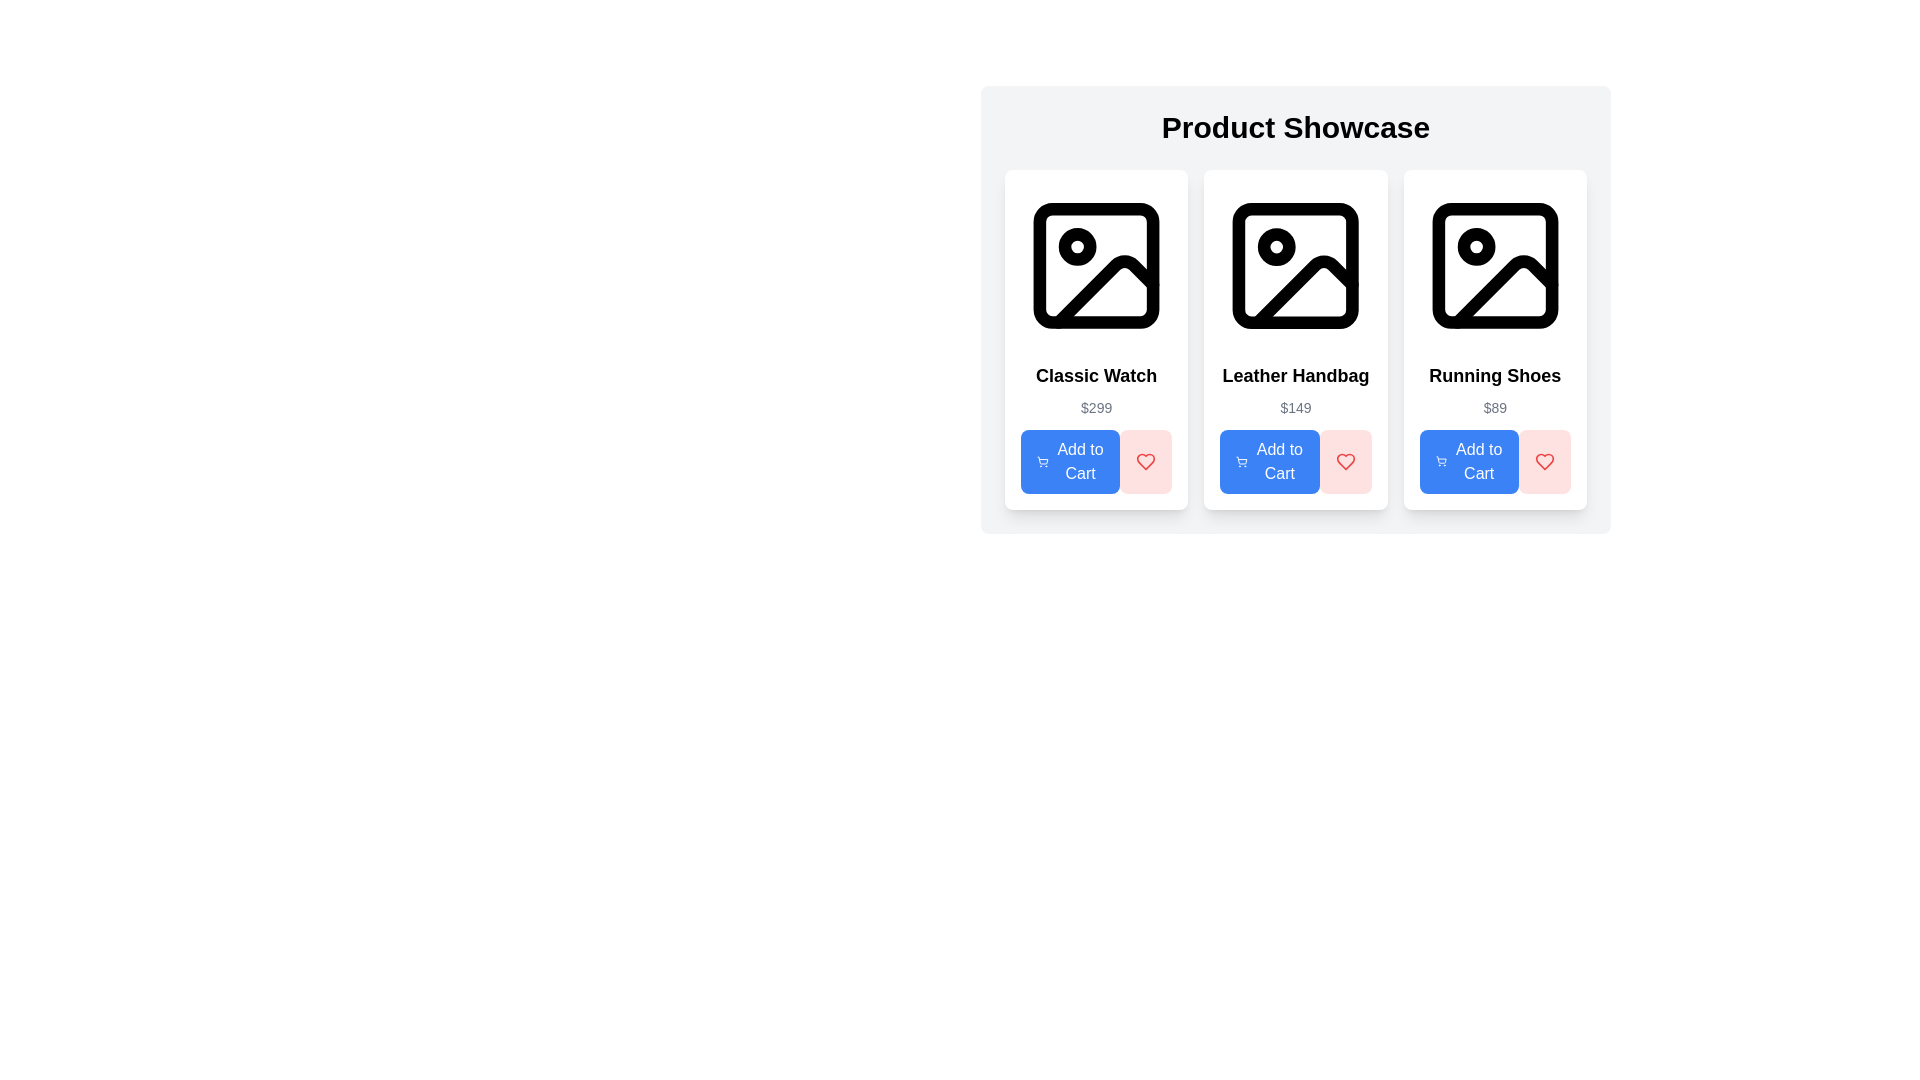 This screenshot has height=1080, width=1920. Describe the element at coordinates (1495, 265) in the screenshot. I see `the image placeholder icon representing product media located at the top section of the rightmost card in the product showcase layout, above the product name 'Running Shoes' and price '$89'` at that location.